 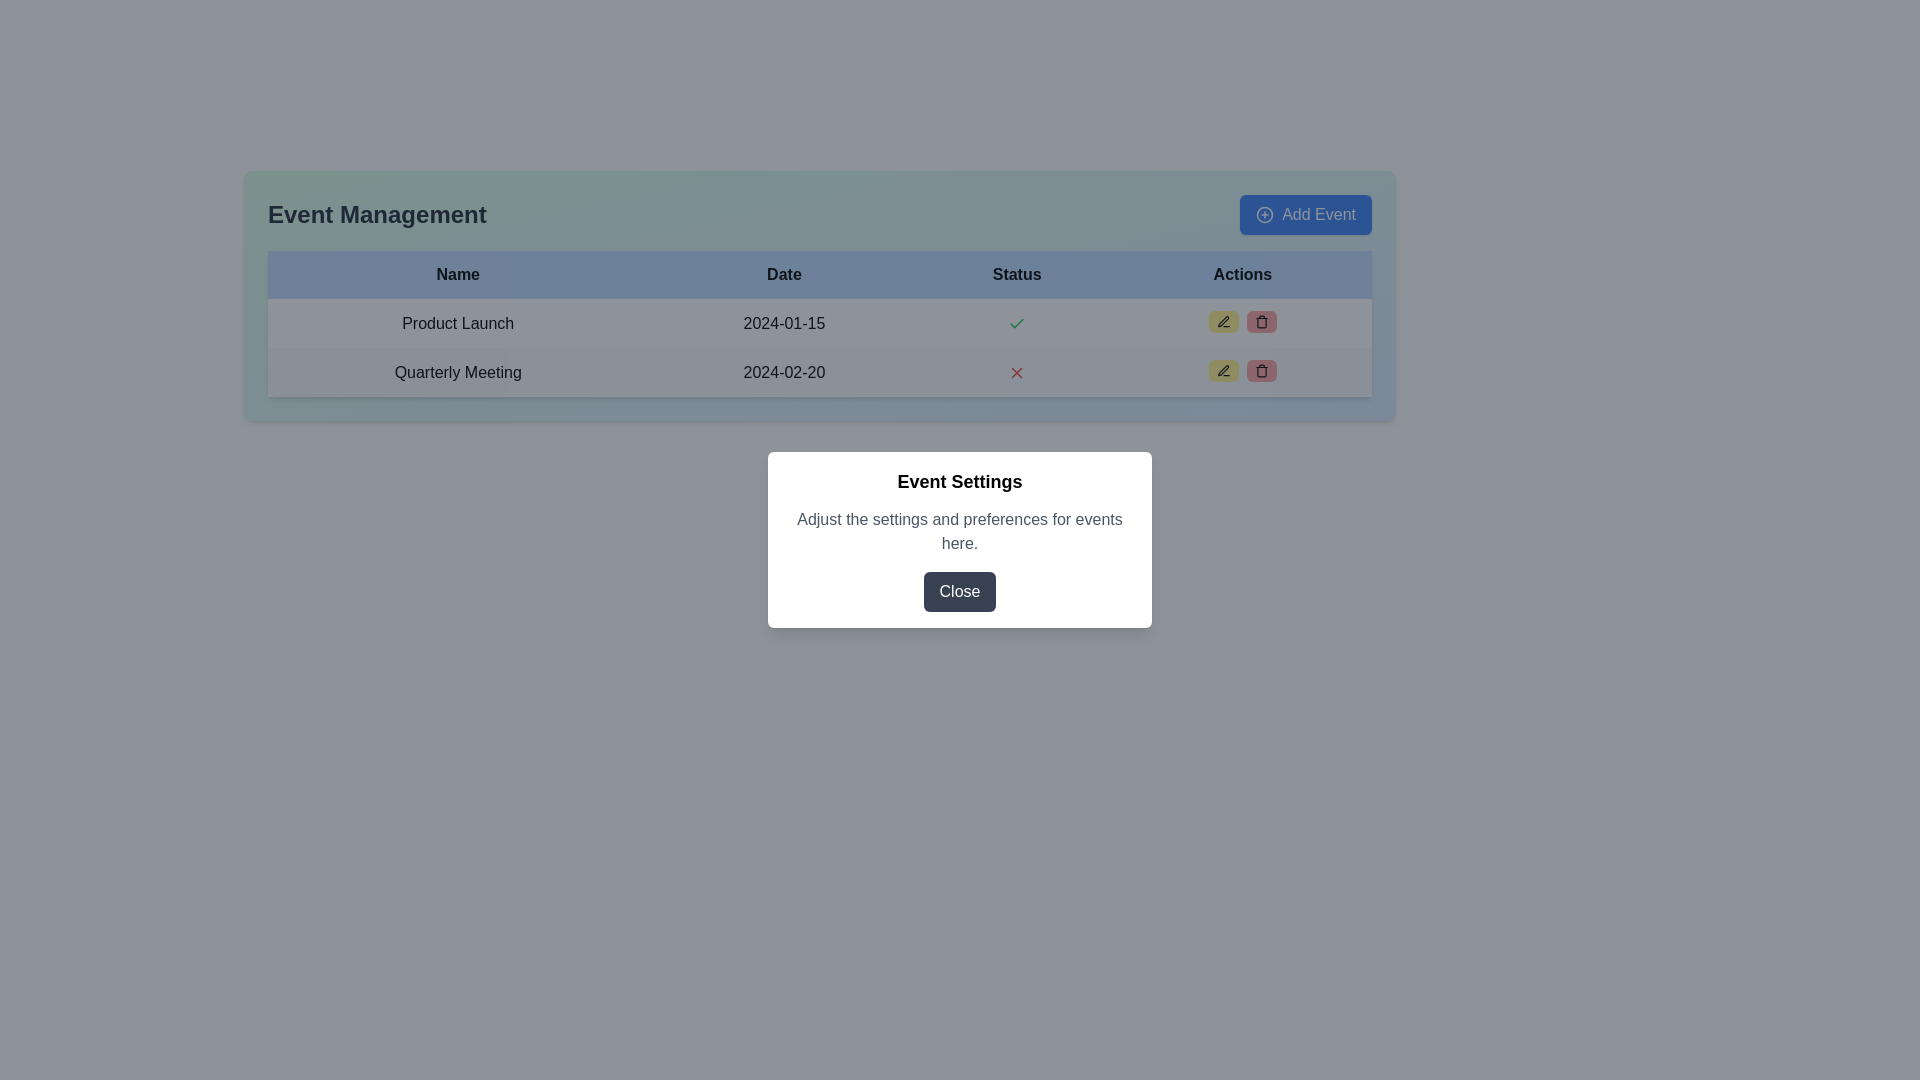 I want to click on the first row of the Event Management table displaying the scheduled event 'Product Launch', so click(x=820, y=322).